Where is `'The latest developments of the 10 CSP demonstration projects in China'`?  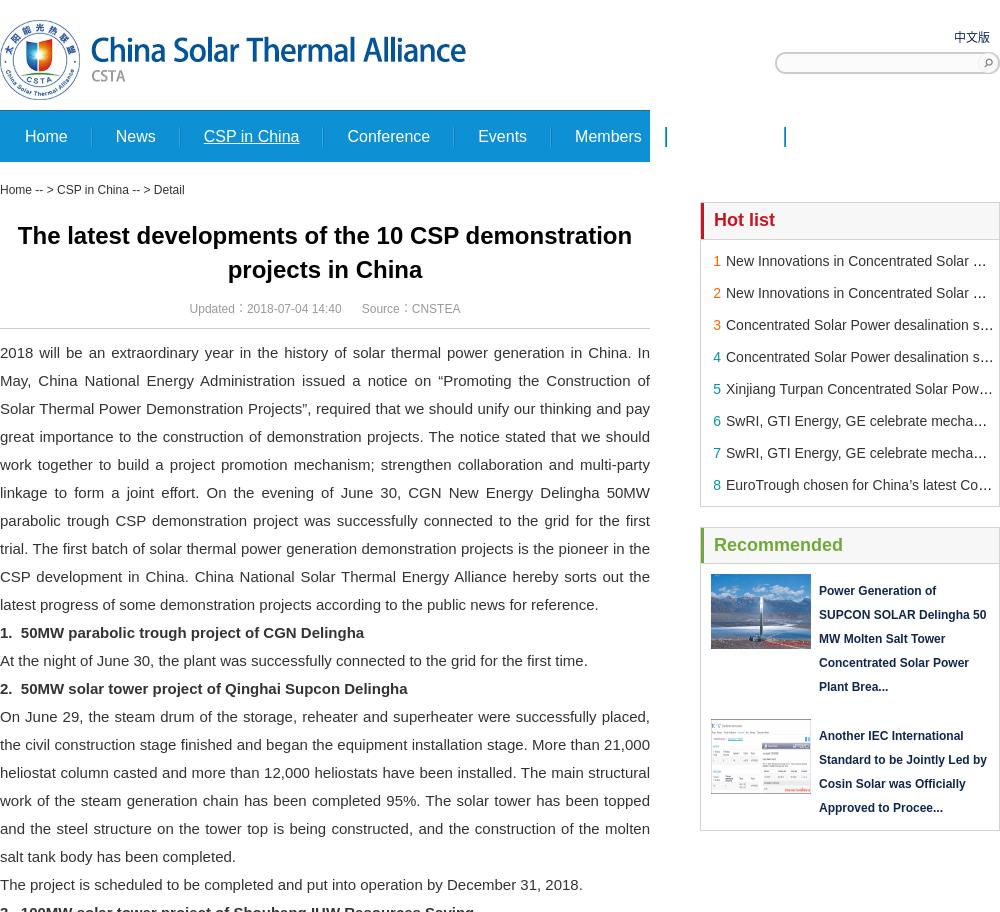 'The latest developments of the 10 CSP demonstration projects in China' is located at coordinates (323, 252).